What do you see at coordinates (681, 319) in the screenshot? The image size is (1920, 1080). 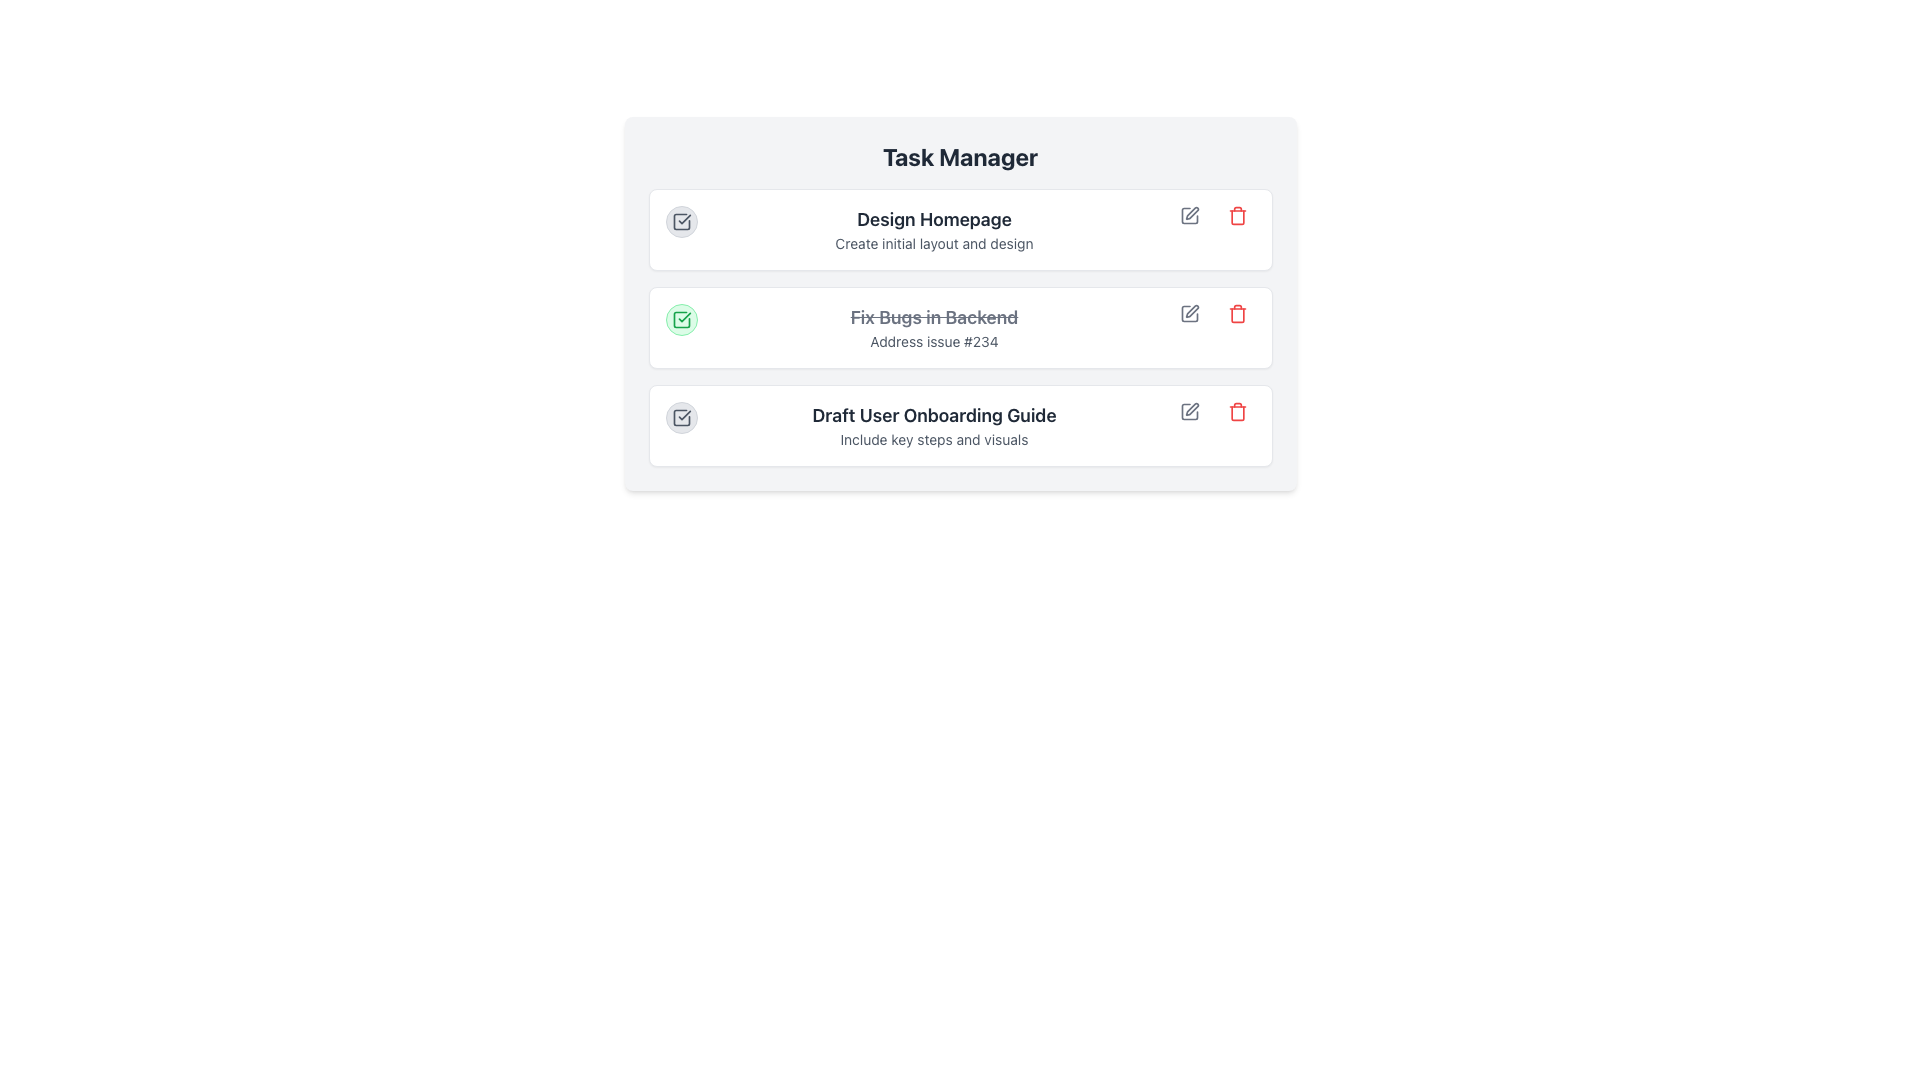 I see `the completed status icon located in the middle item of a vertical task list` at bounding box center [681, 319].